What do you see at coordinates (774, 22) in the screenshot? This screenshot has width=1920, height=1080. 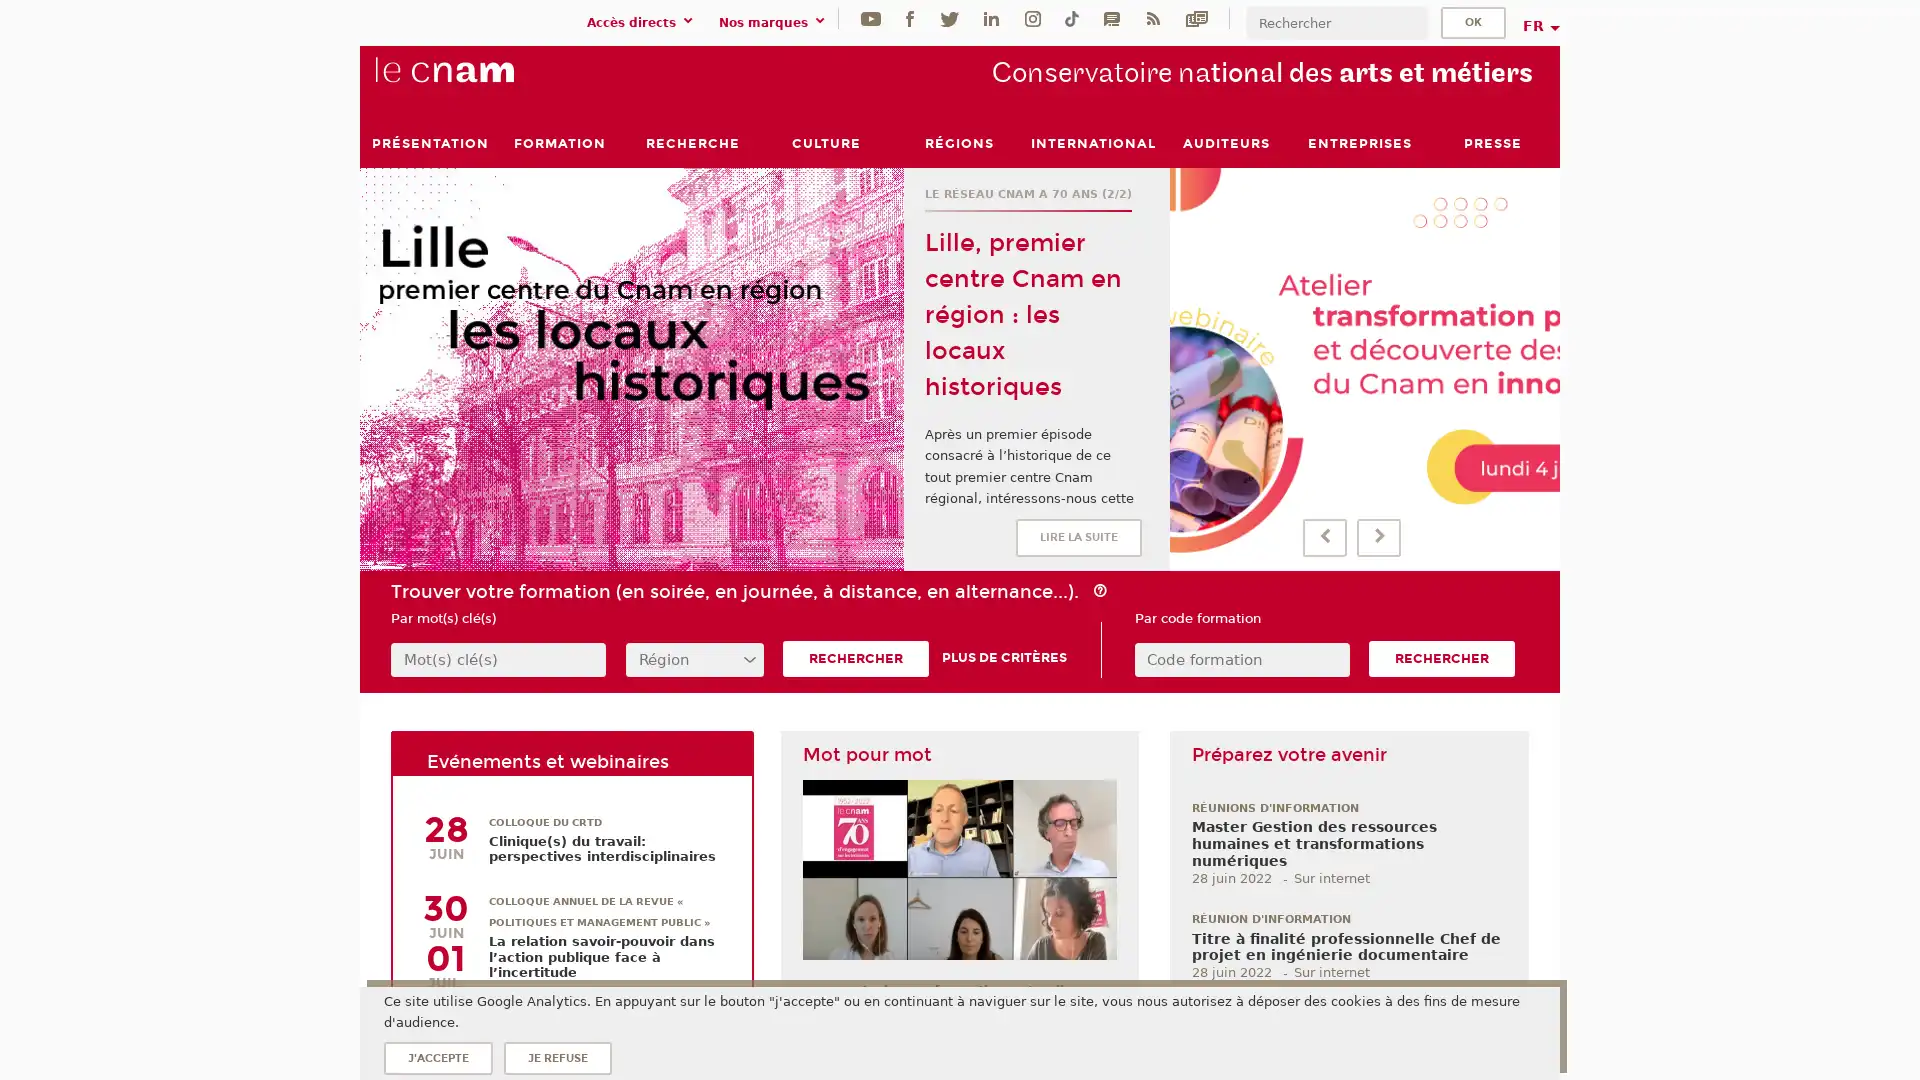 I see `Nos marques` at bounding box center [774, 22].